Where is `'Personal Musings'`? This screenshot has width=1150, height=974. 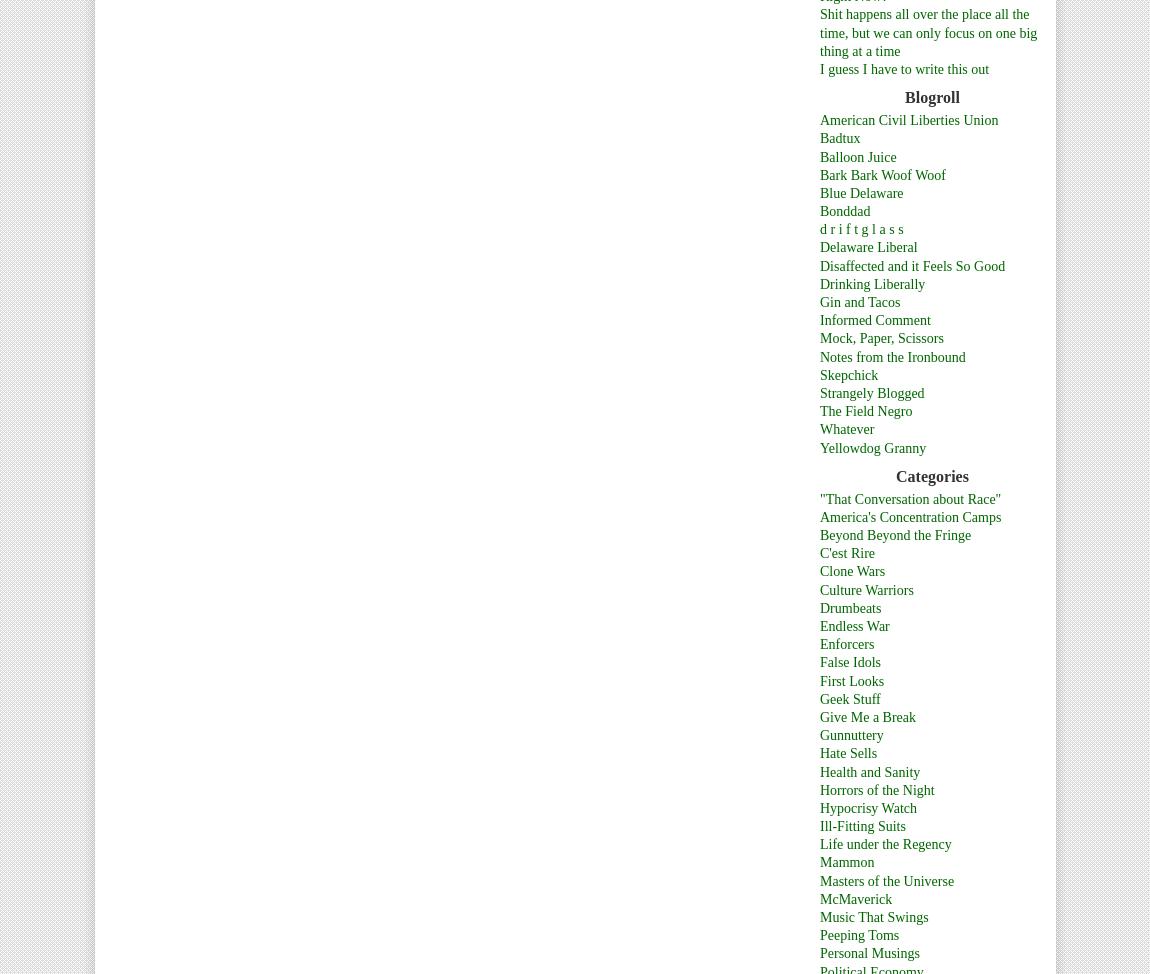
'Personal Musings' is located at coordinates (818, 952).